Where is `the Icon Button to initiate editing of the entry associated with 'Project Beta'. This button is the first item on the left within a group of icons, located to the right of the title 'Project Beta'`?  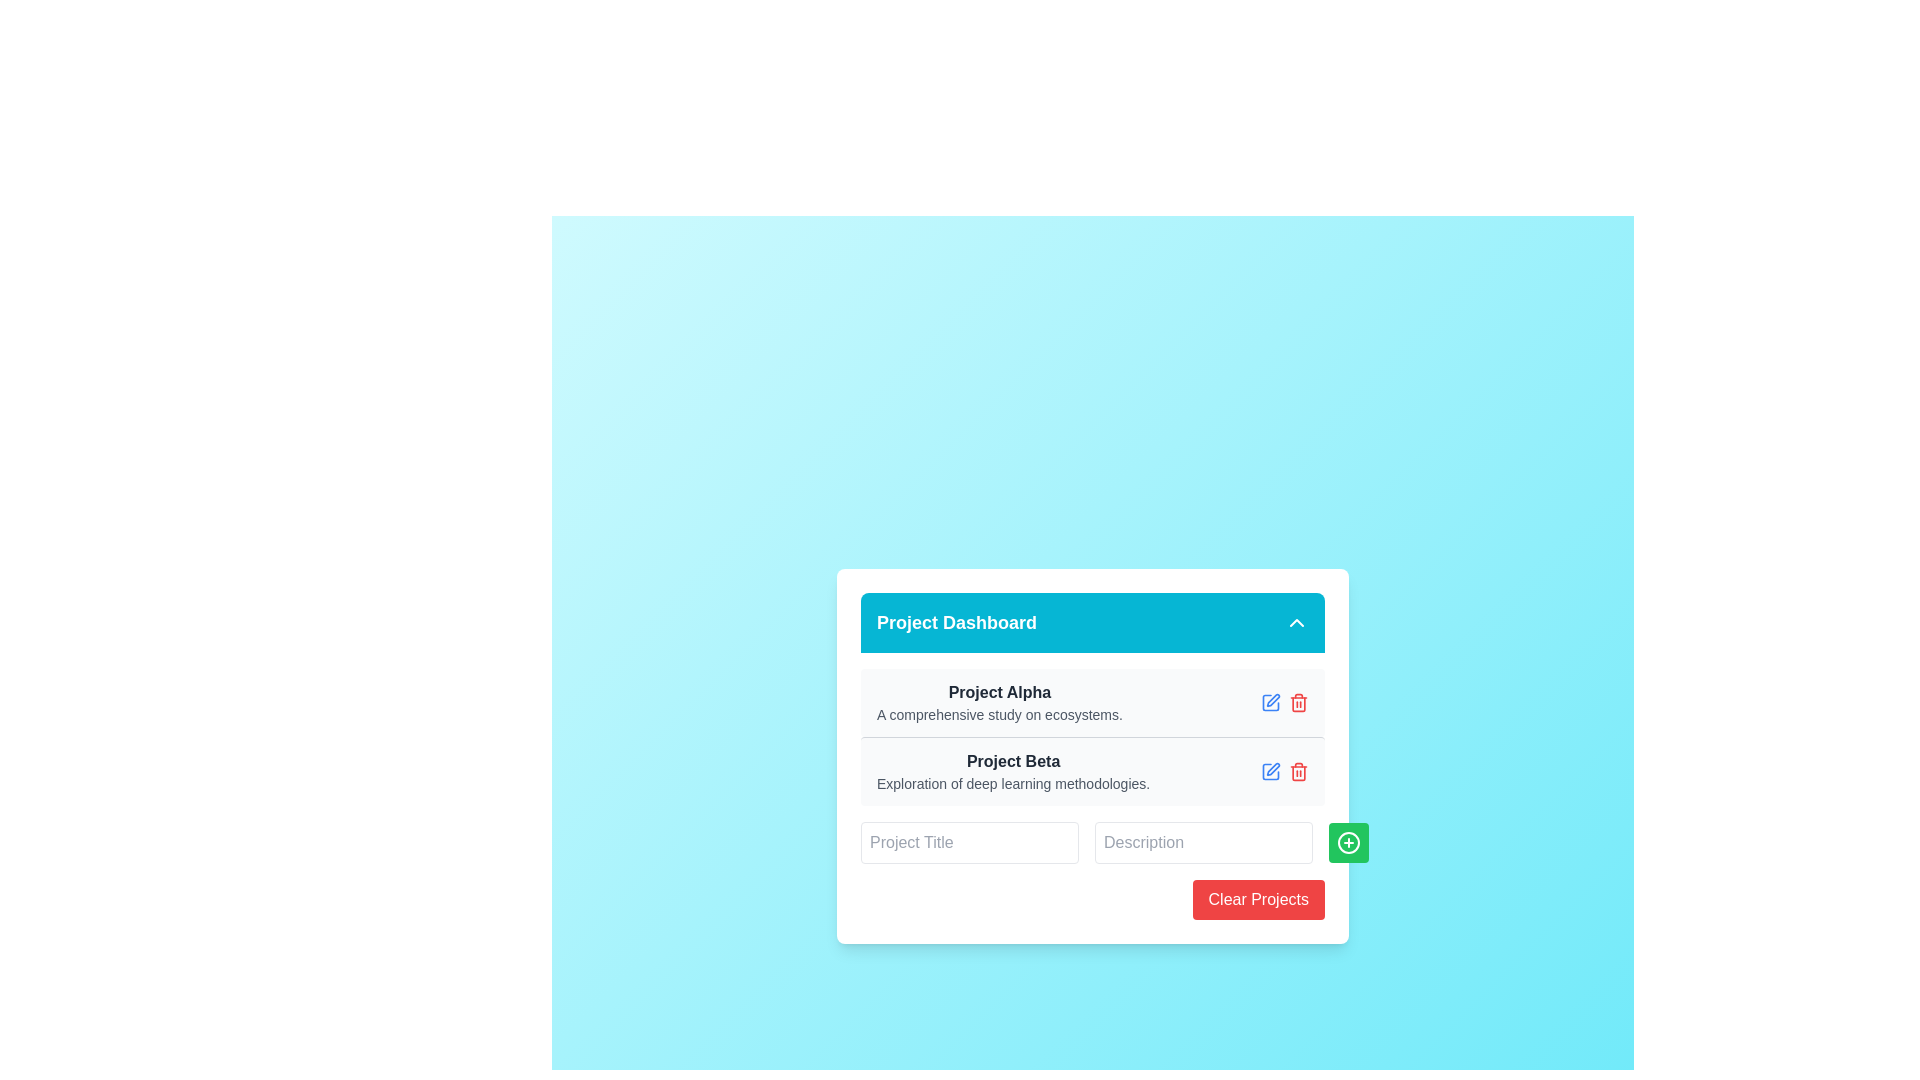
the Icon Button to initiate editing of the entry associated with 'Project Beta'. This button is the first item on the left within a group of icons, located to the right of the title 'Project Beta' is located at coordinates (1270, 770).